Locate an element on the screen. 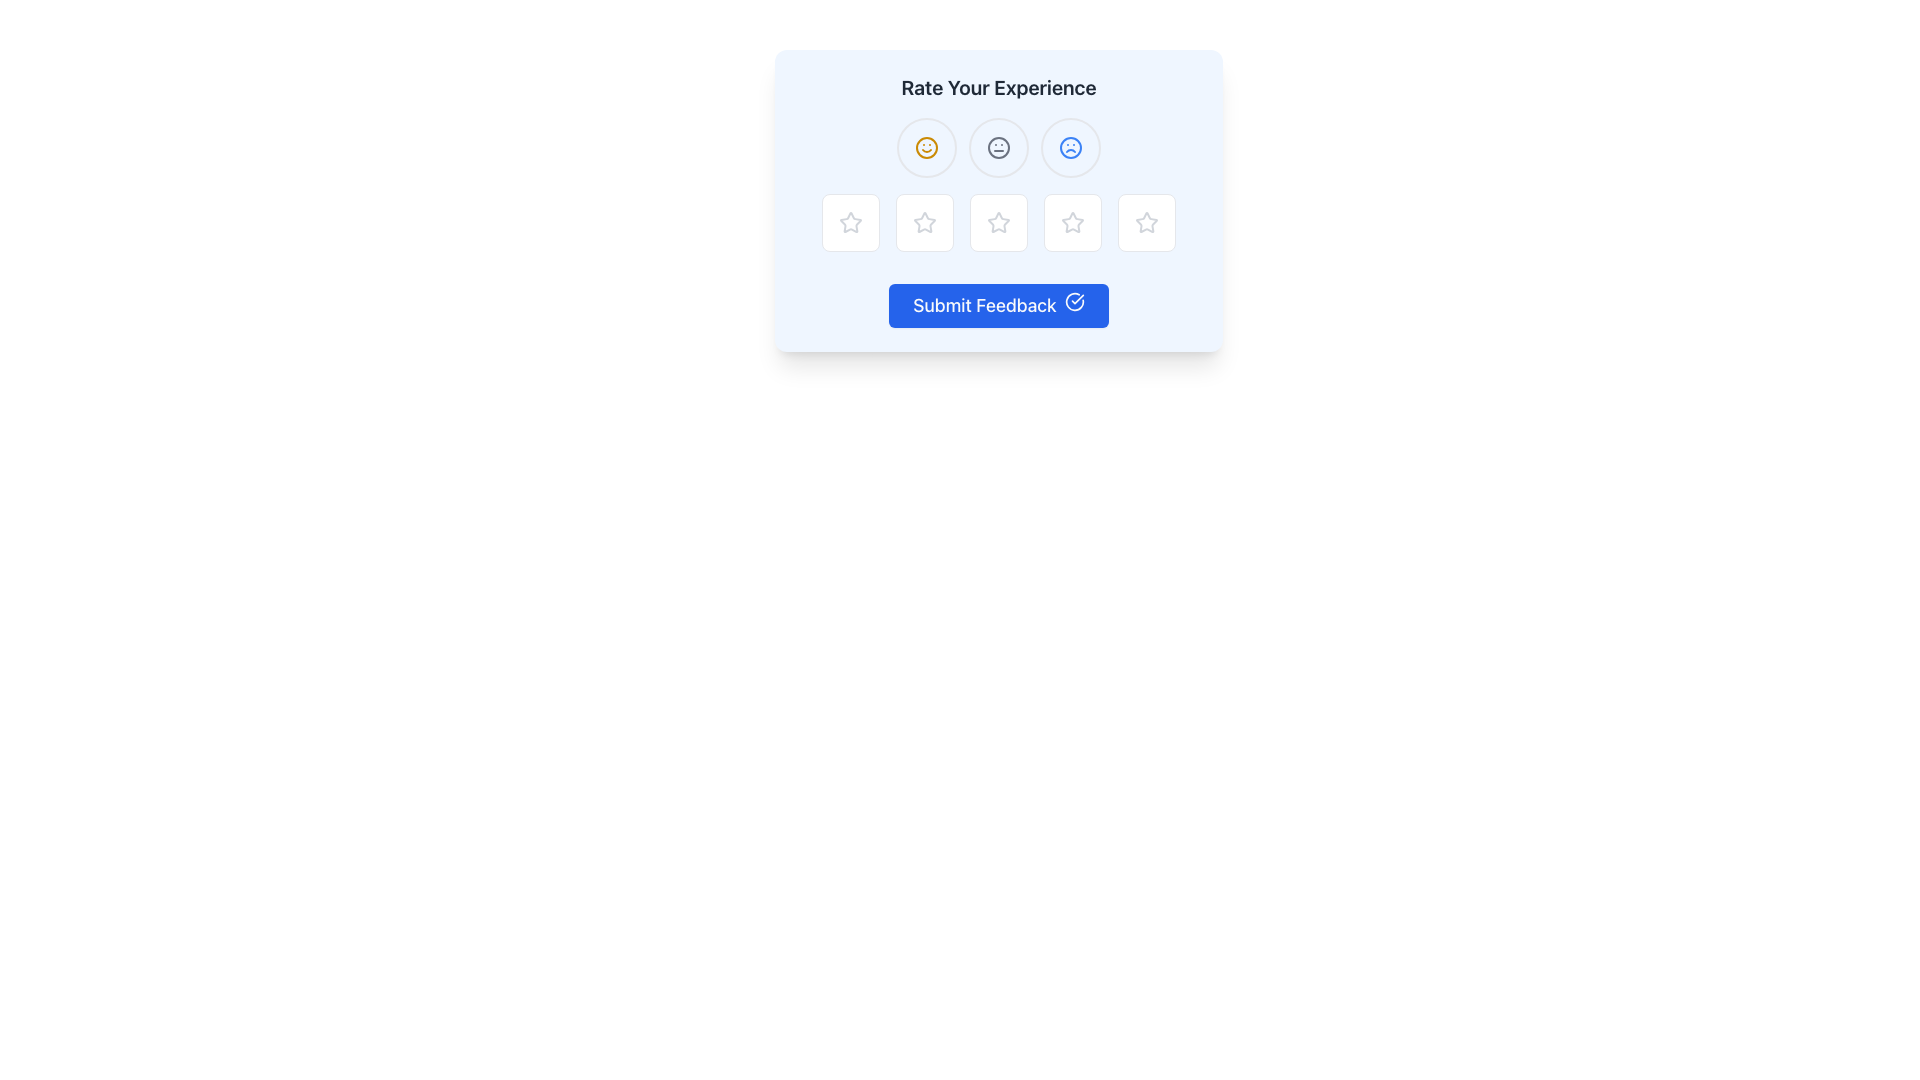 The width and height of the screenshot is (1920, 1080). the neutral rating button located centrally below the 'Rate Your Experience' text, which is the middle button in a horizontal layout is located at coordinates (998, 146).